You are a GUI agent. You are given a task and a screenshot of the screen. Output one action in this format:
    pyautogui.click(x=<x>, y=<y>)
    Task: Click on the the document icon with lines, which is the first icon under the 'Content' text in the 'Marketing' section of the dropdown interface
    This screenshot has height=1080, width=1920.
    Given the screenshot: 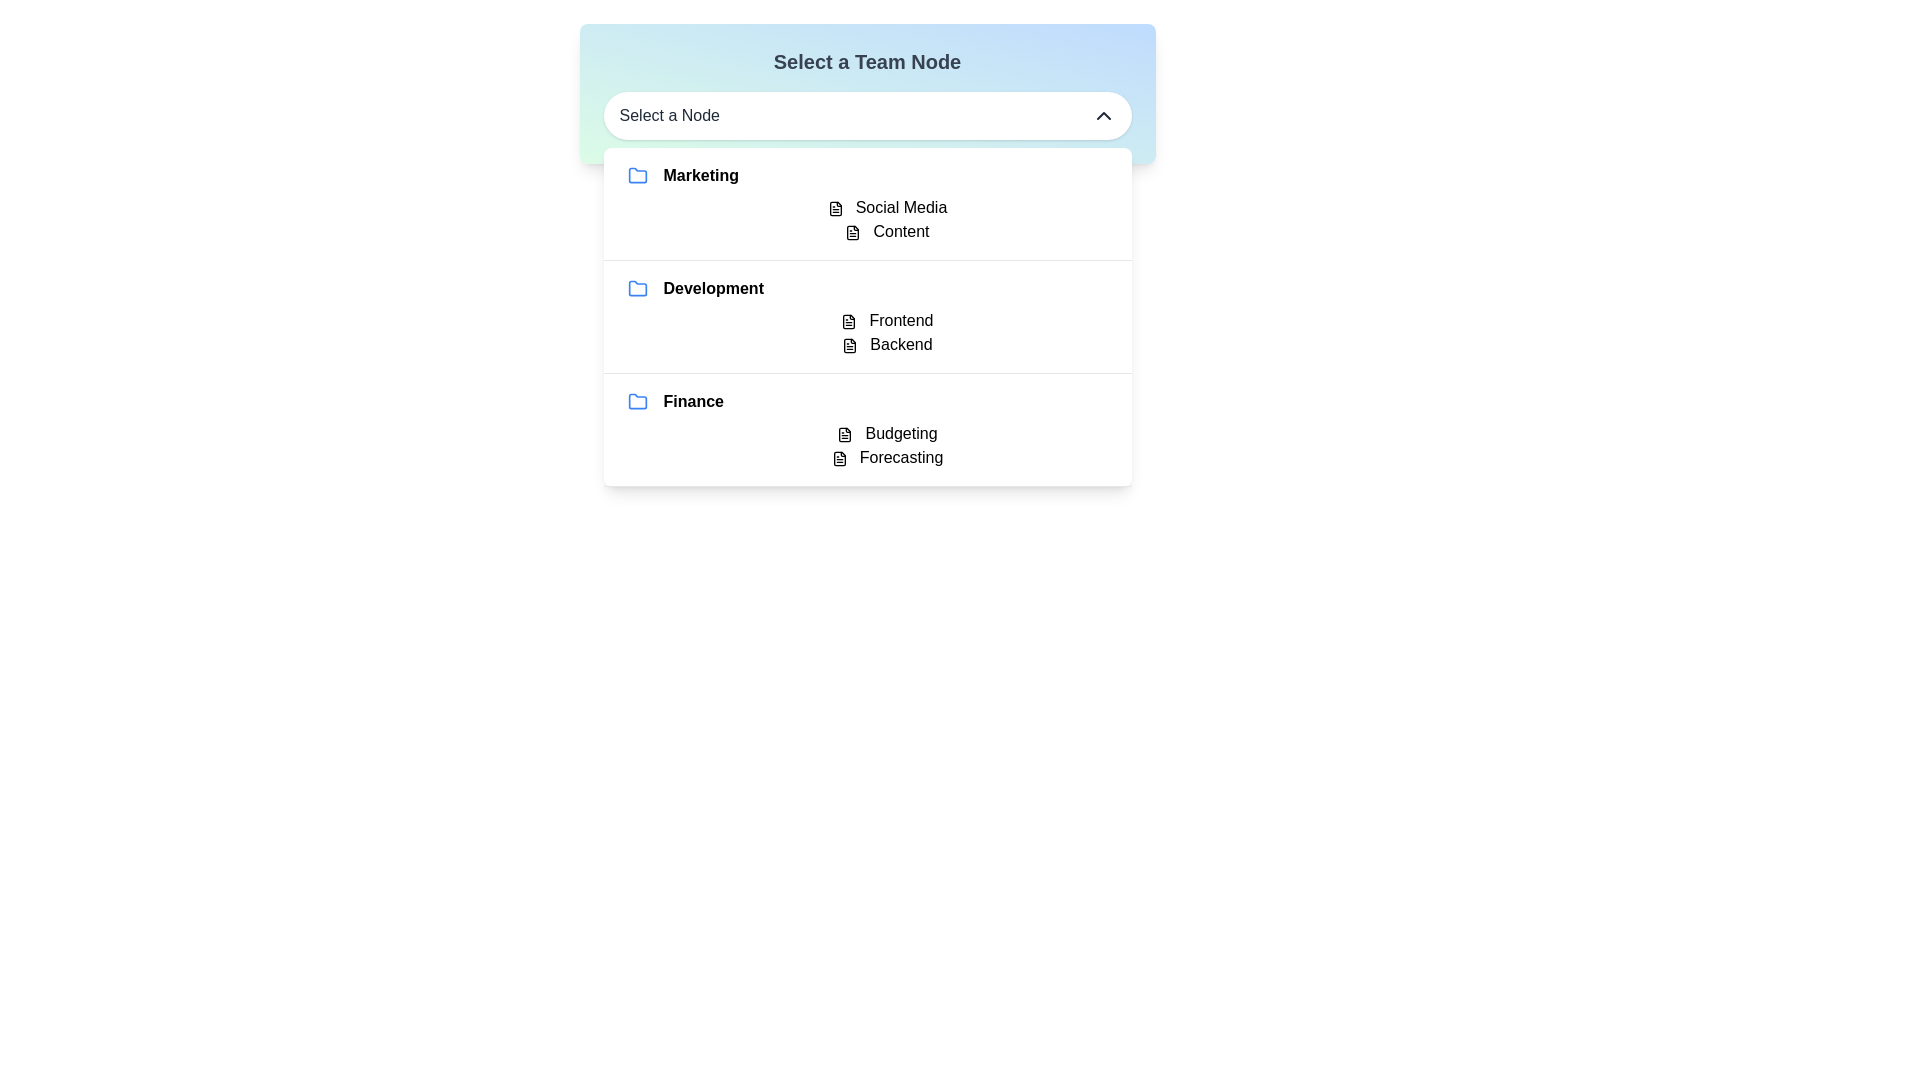 What is the action you would take?
    pyautogui.click(x=853, y=231)
    